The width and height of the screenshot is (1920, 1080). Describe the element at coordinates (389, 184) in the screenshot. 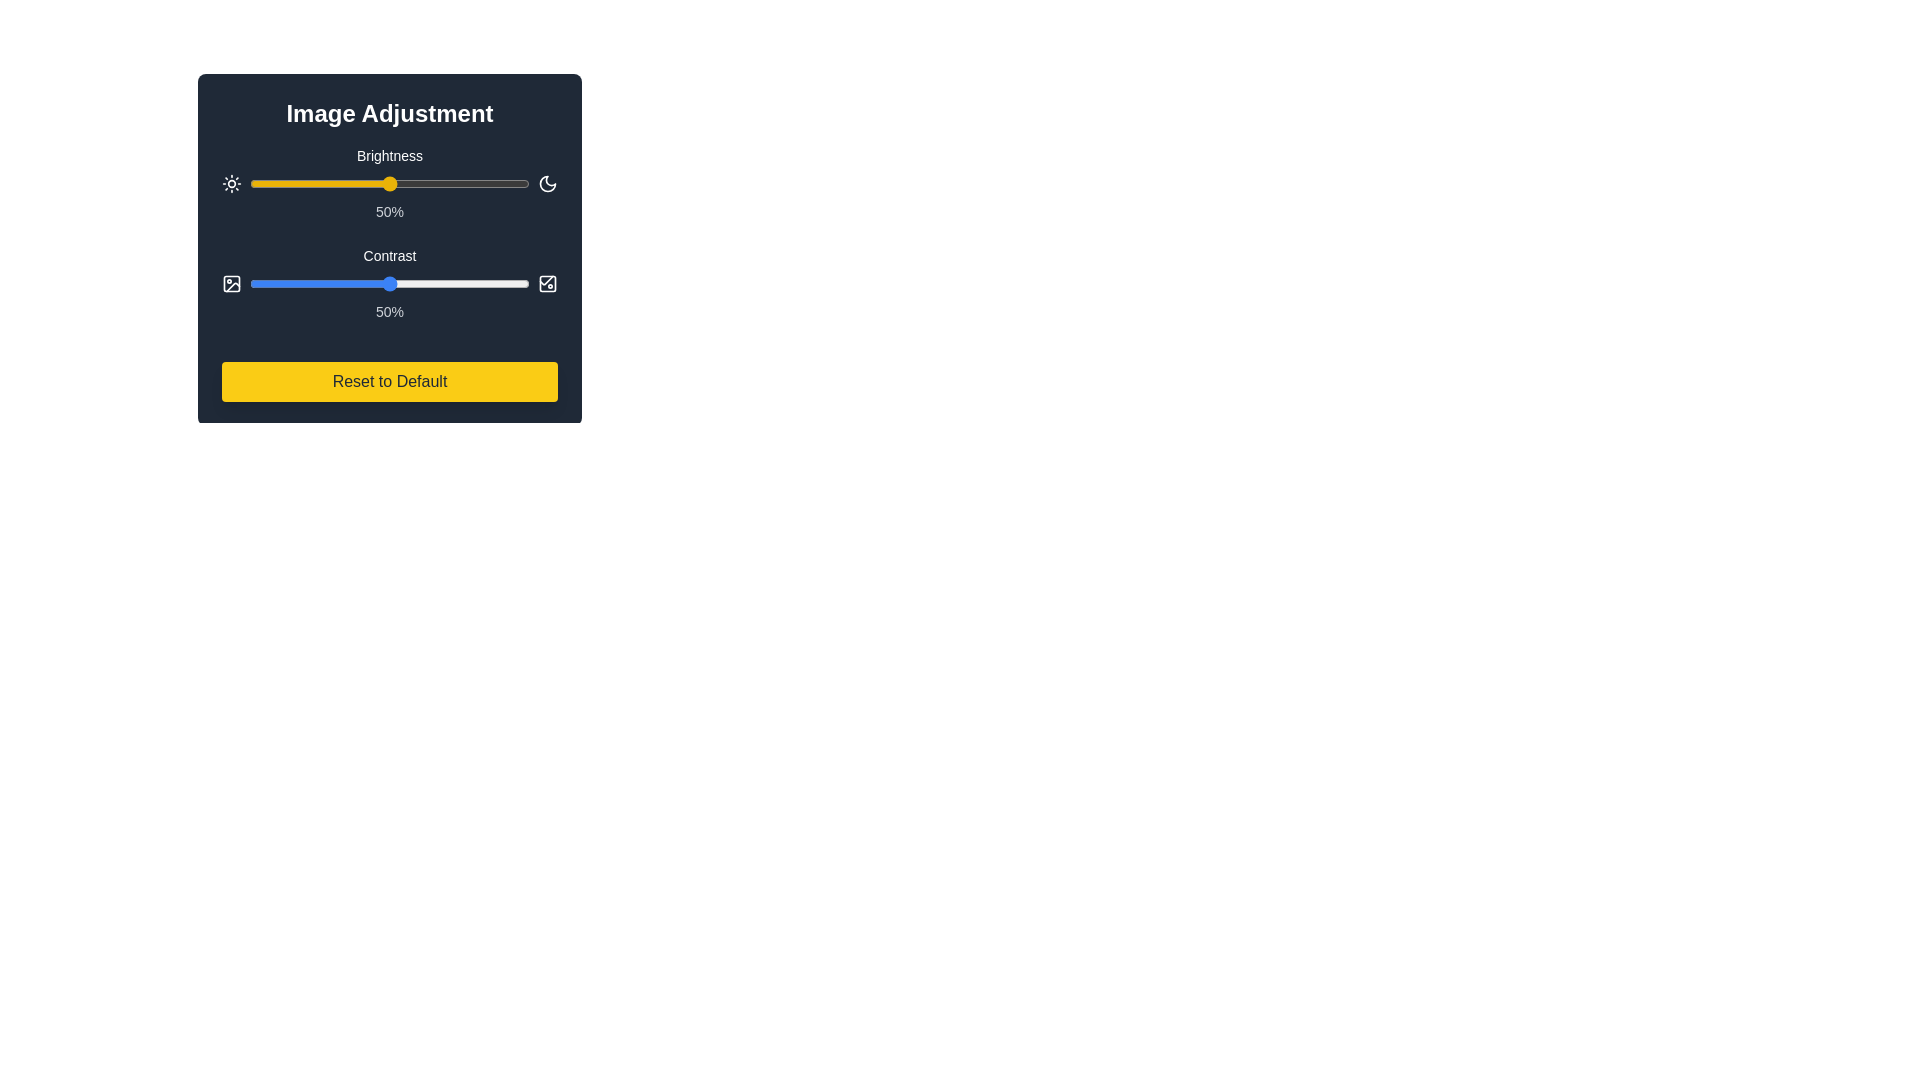

I see `the horizontal brightness slider located below the 'Brightness' label and above the '50%' text in the 'Image Adjustment' panel` at that location.